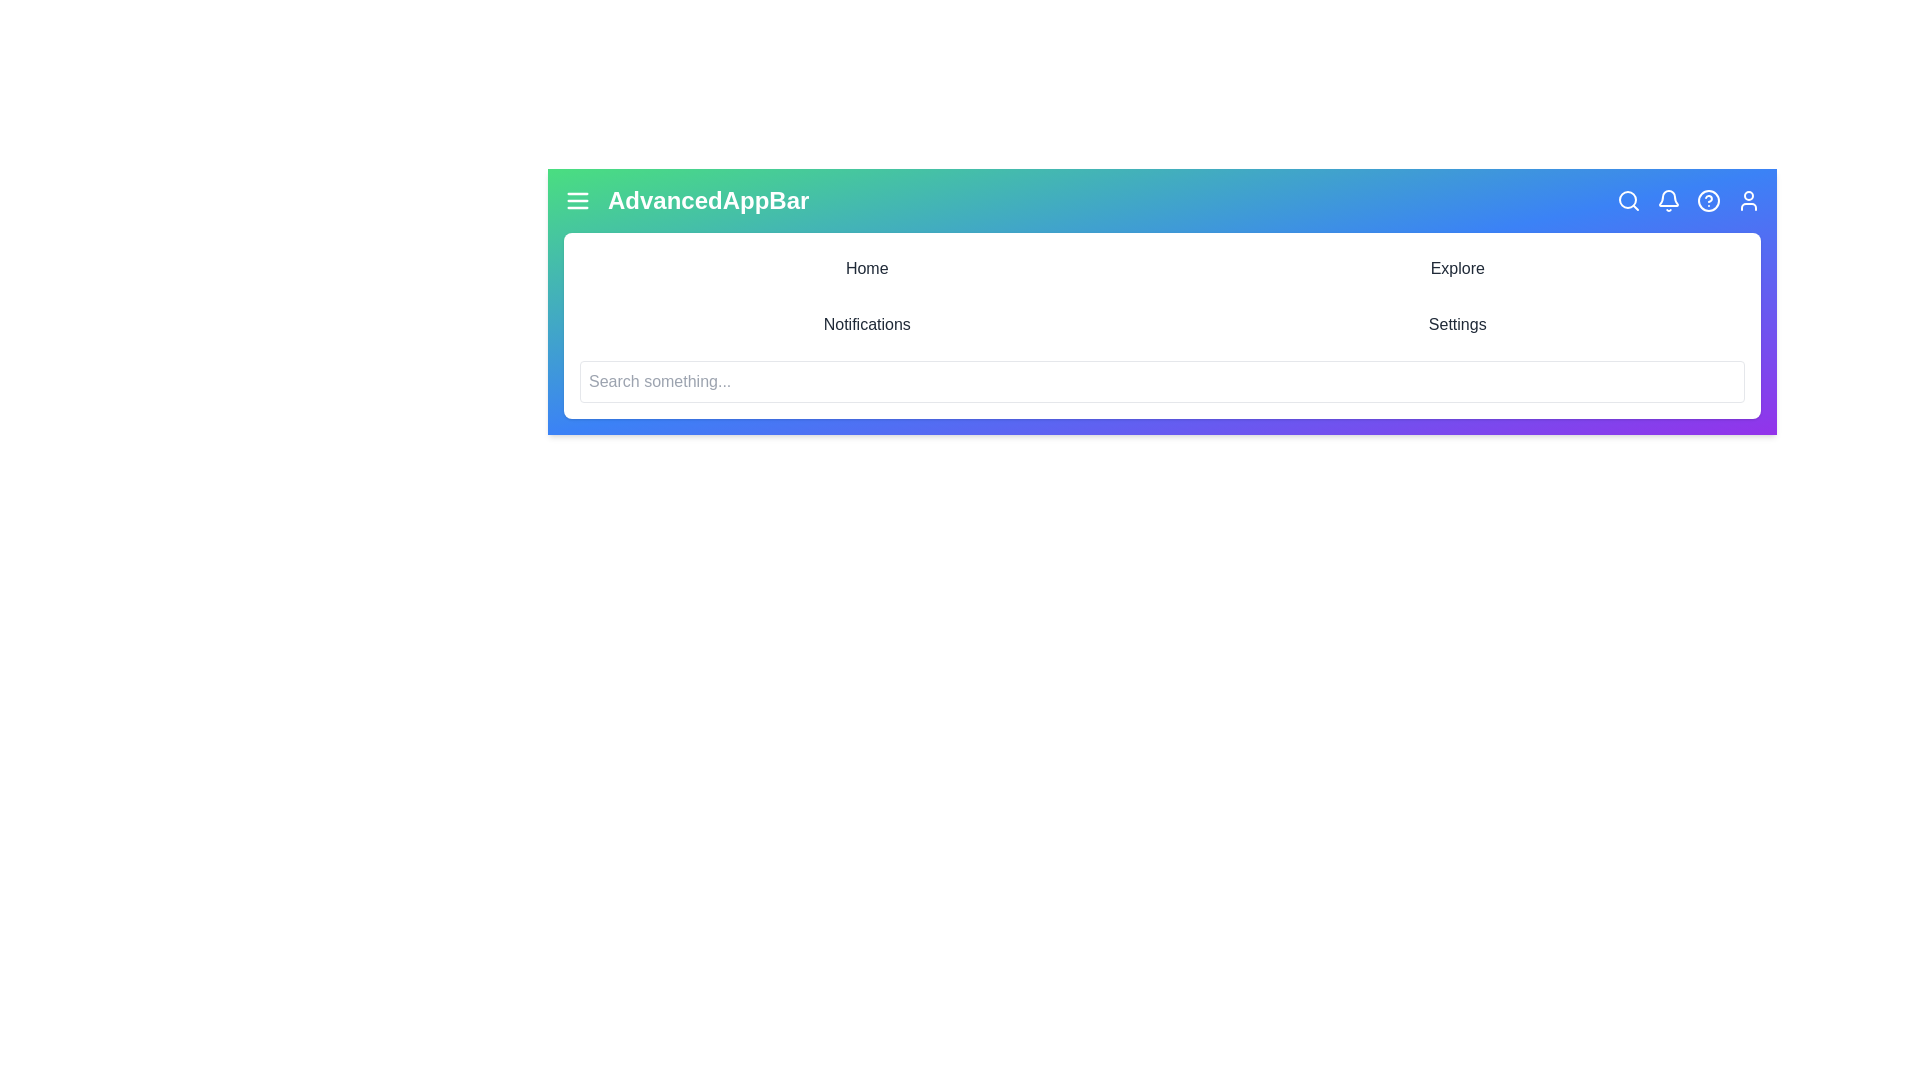 The image size is (1920, 1080). I want to click on the Search icon to trigger its functionality, so click(1628, 200).